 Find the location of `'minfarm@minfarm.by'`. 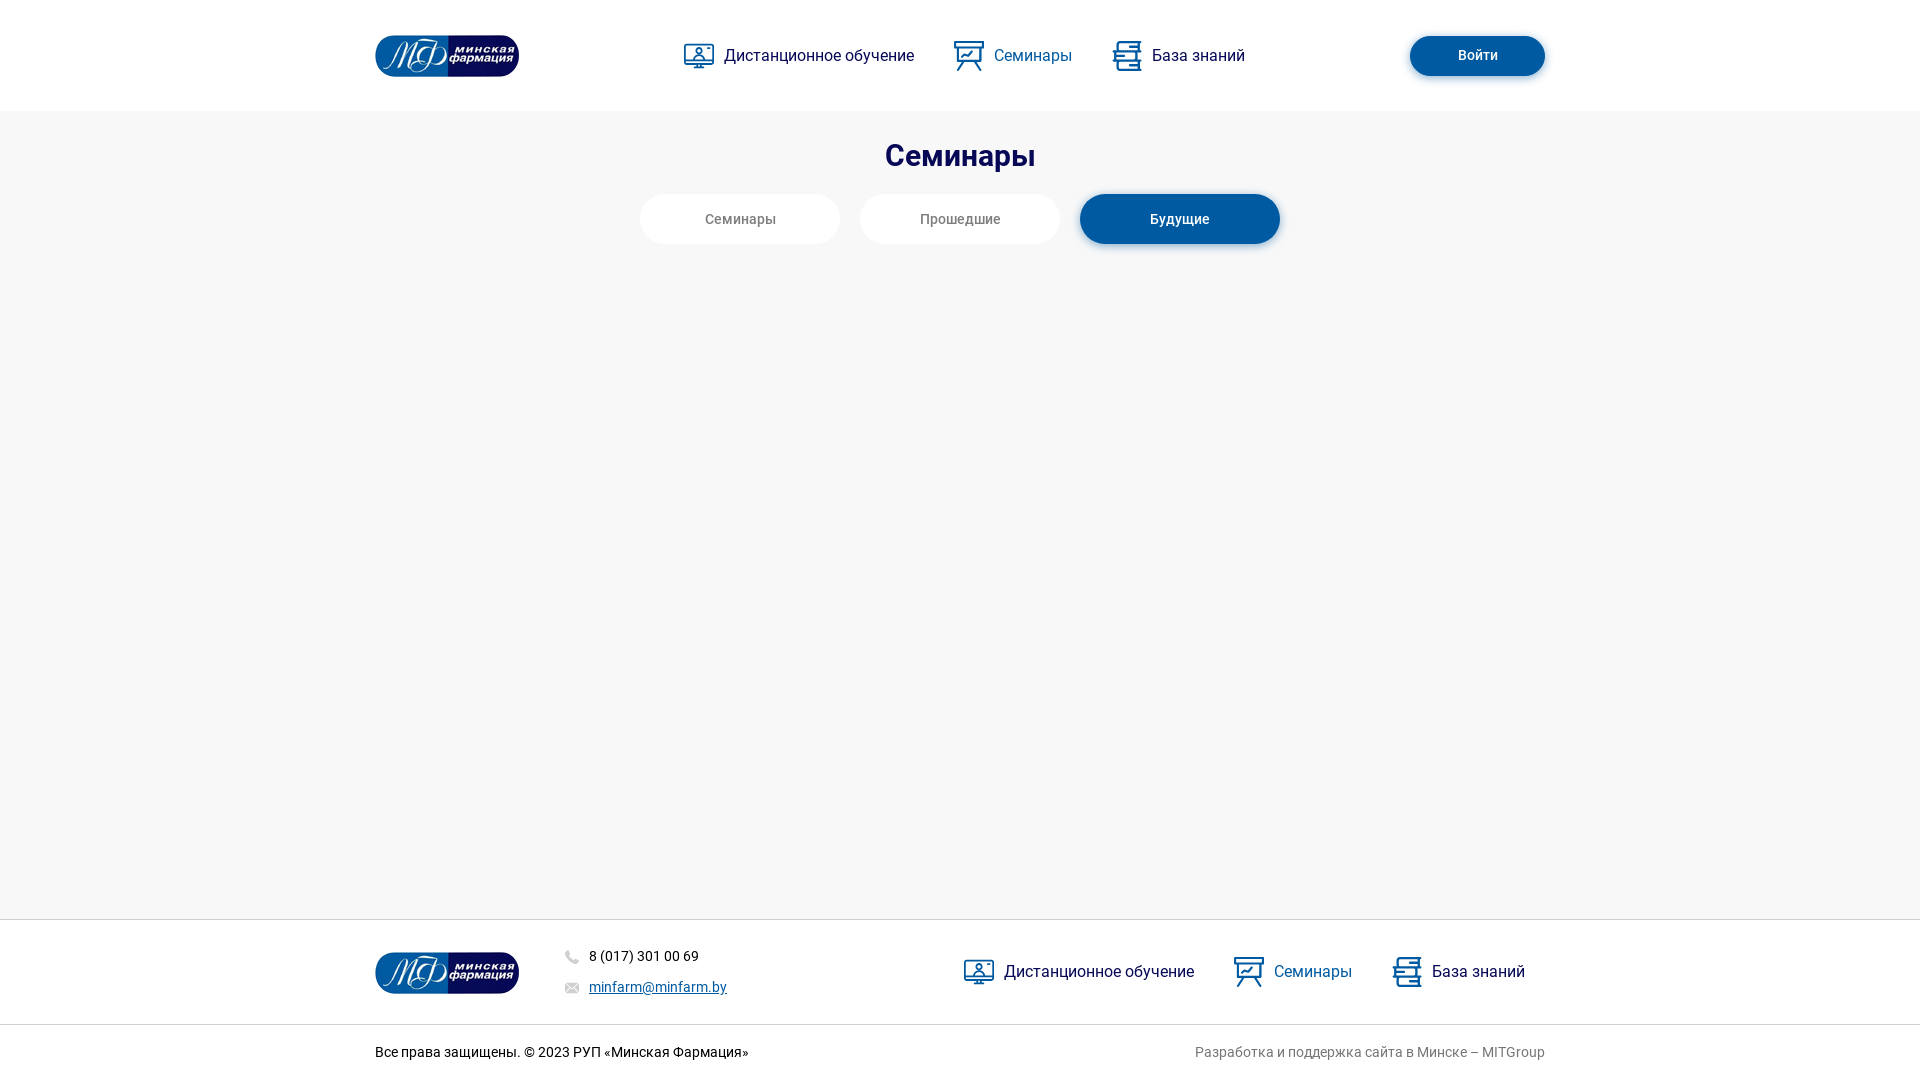

'minfarm@minfarm.by' is located at coordinates (657, 986).